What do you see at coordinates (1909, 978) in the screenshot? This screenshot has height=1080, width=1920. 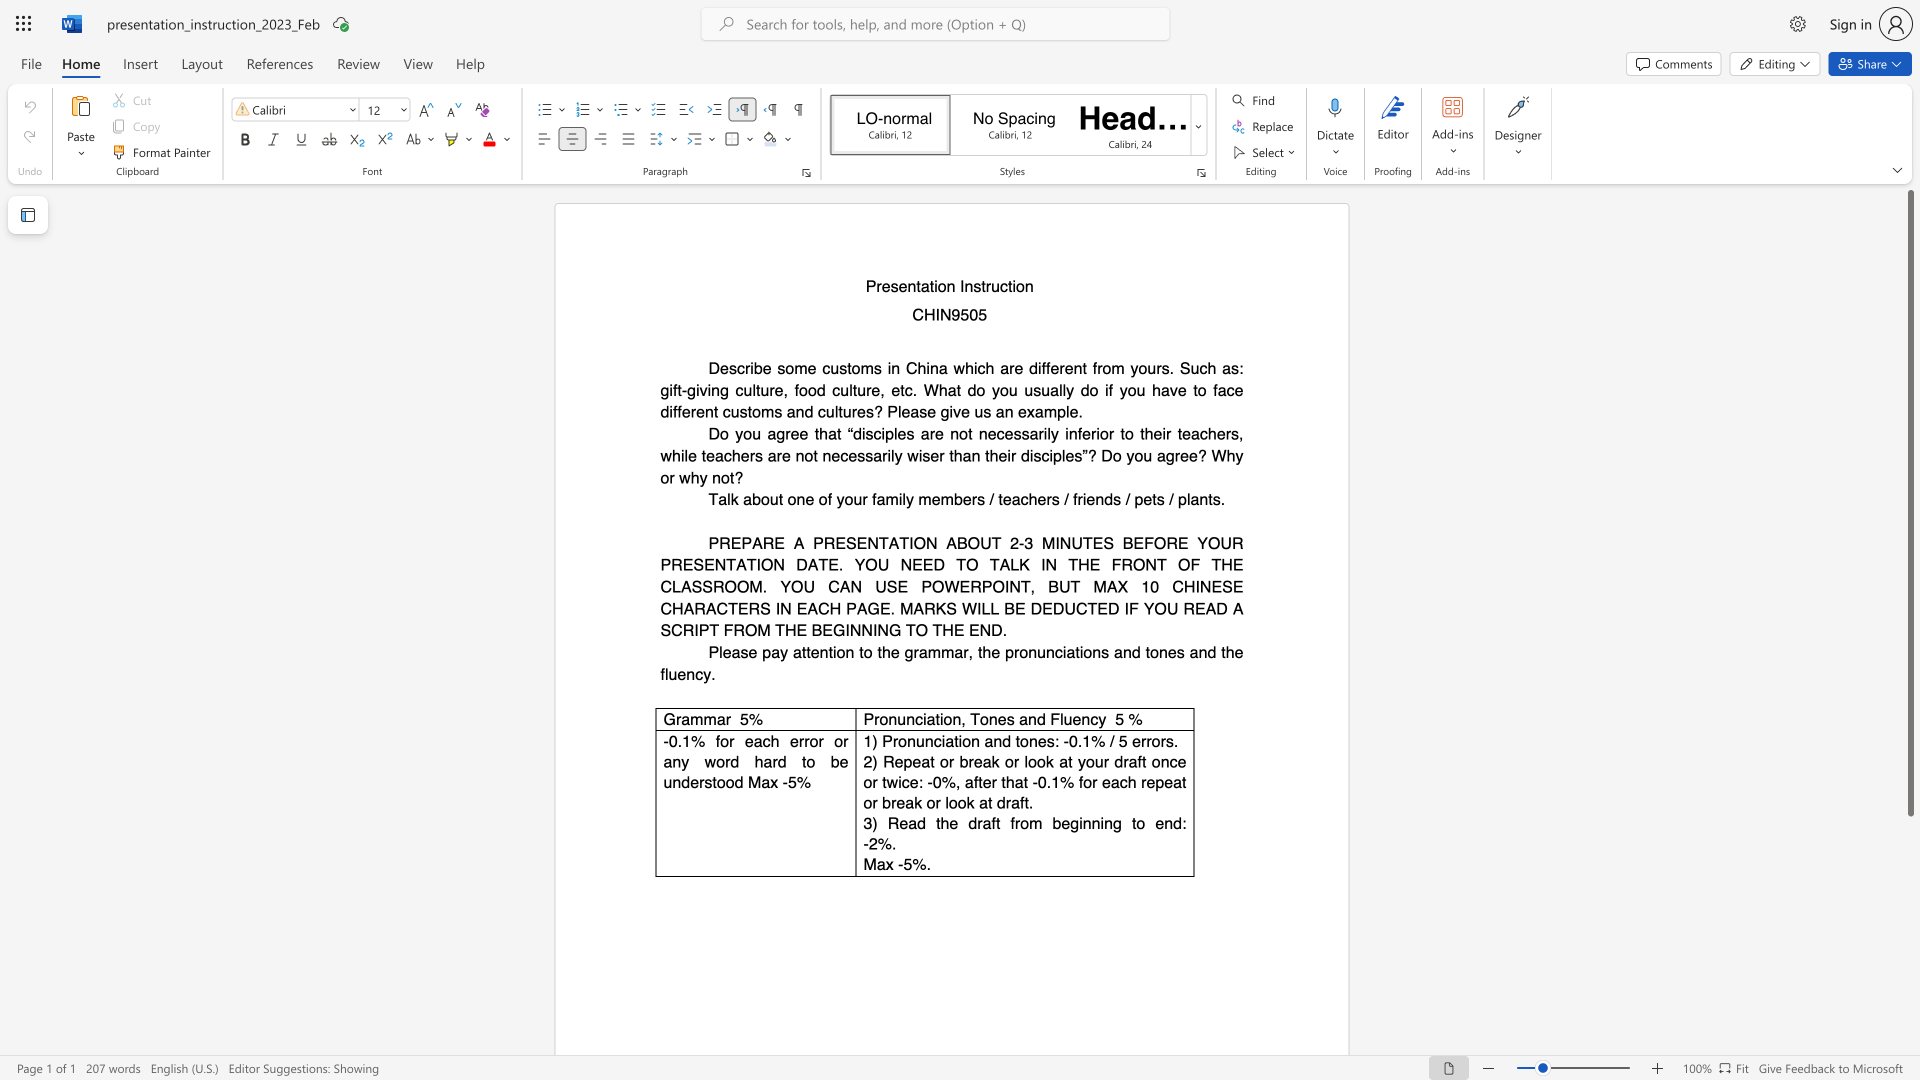 I see `the scrollbar on the right side to scroll the page down` at bounding box center [1909, 978].